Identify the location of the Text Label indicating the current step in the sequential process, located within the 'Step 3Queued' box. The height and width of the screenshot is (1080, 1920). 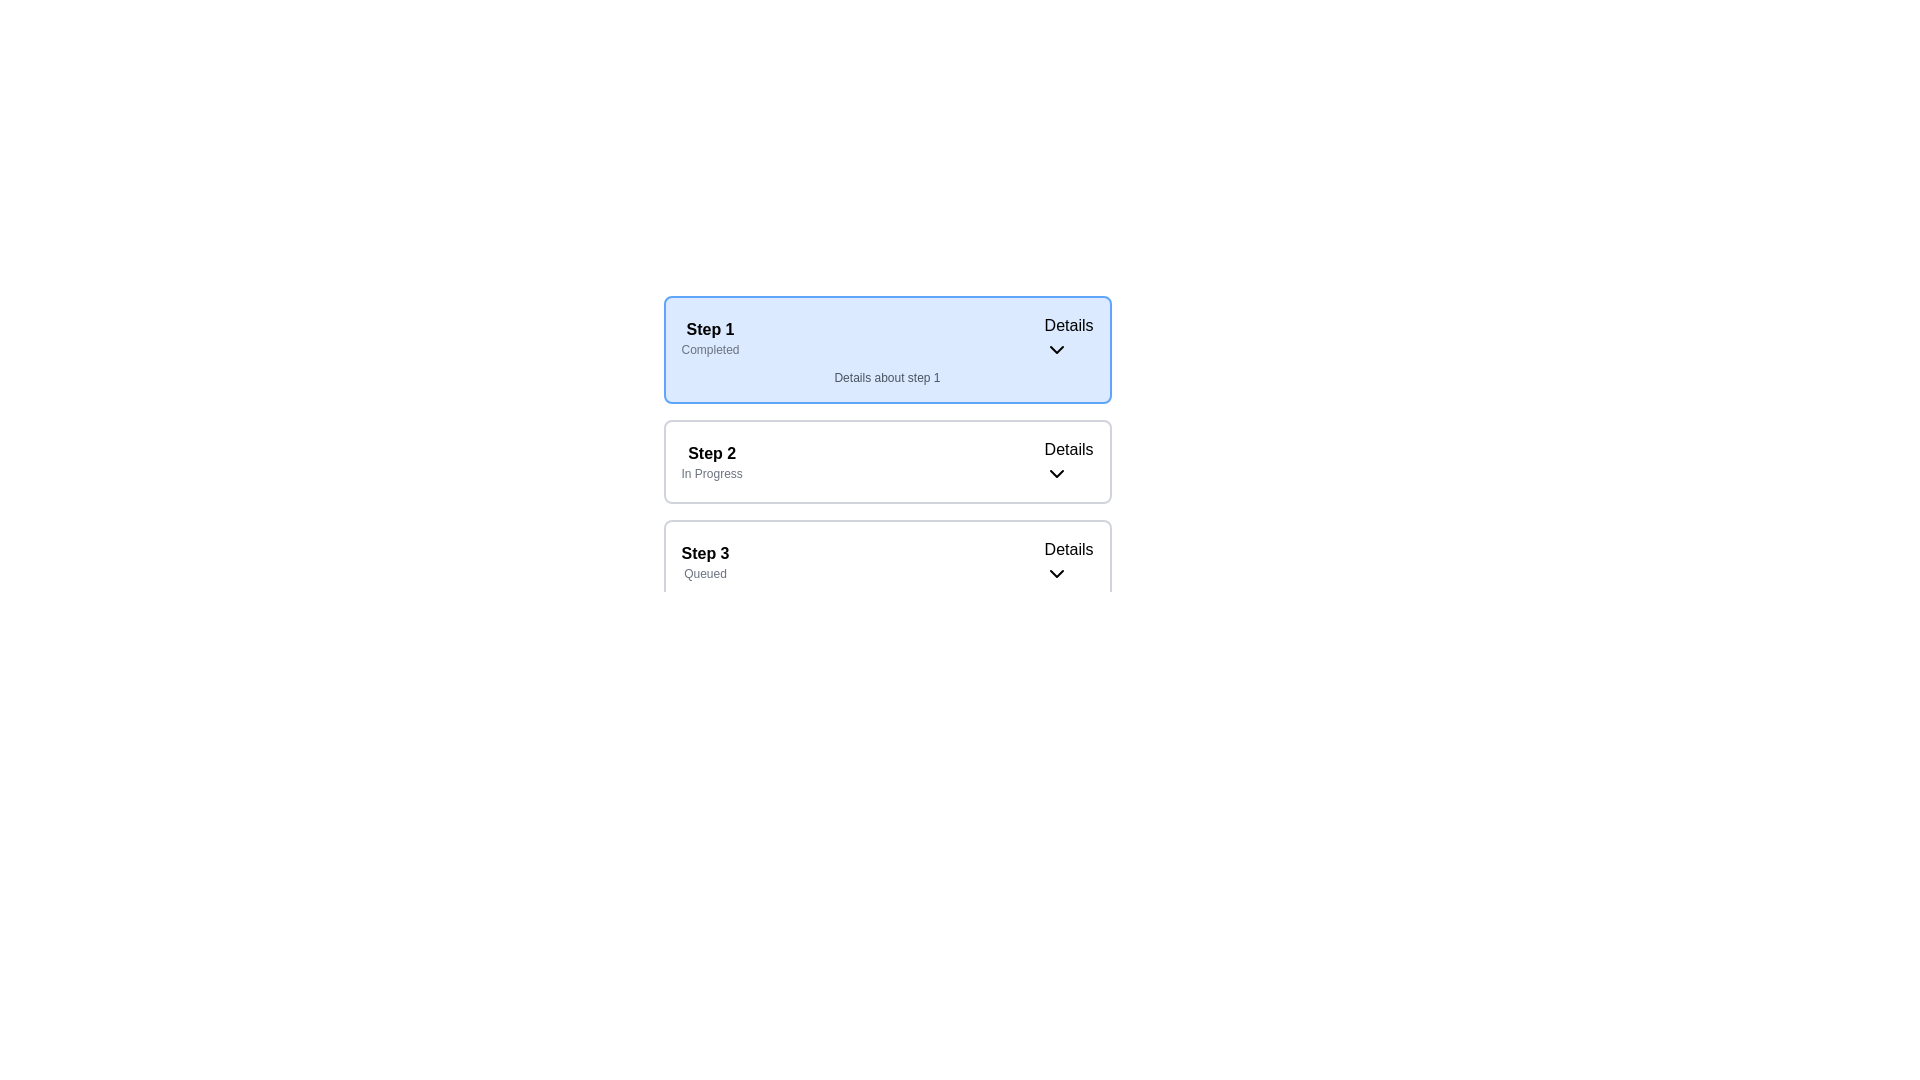
(705, 554).